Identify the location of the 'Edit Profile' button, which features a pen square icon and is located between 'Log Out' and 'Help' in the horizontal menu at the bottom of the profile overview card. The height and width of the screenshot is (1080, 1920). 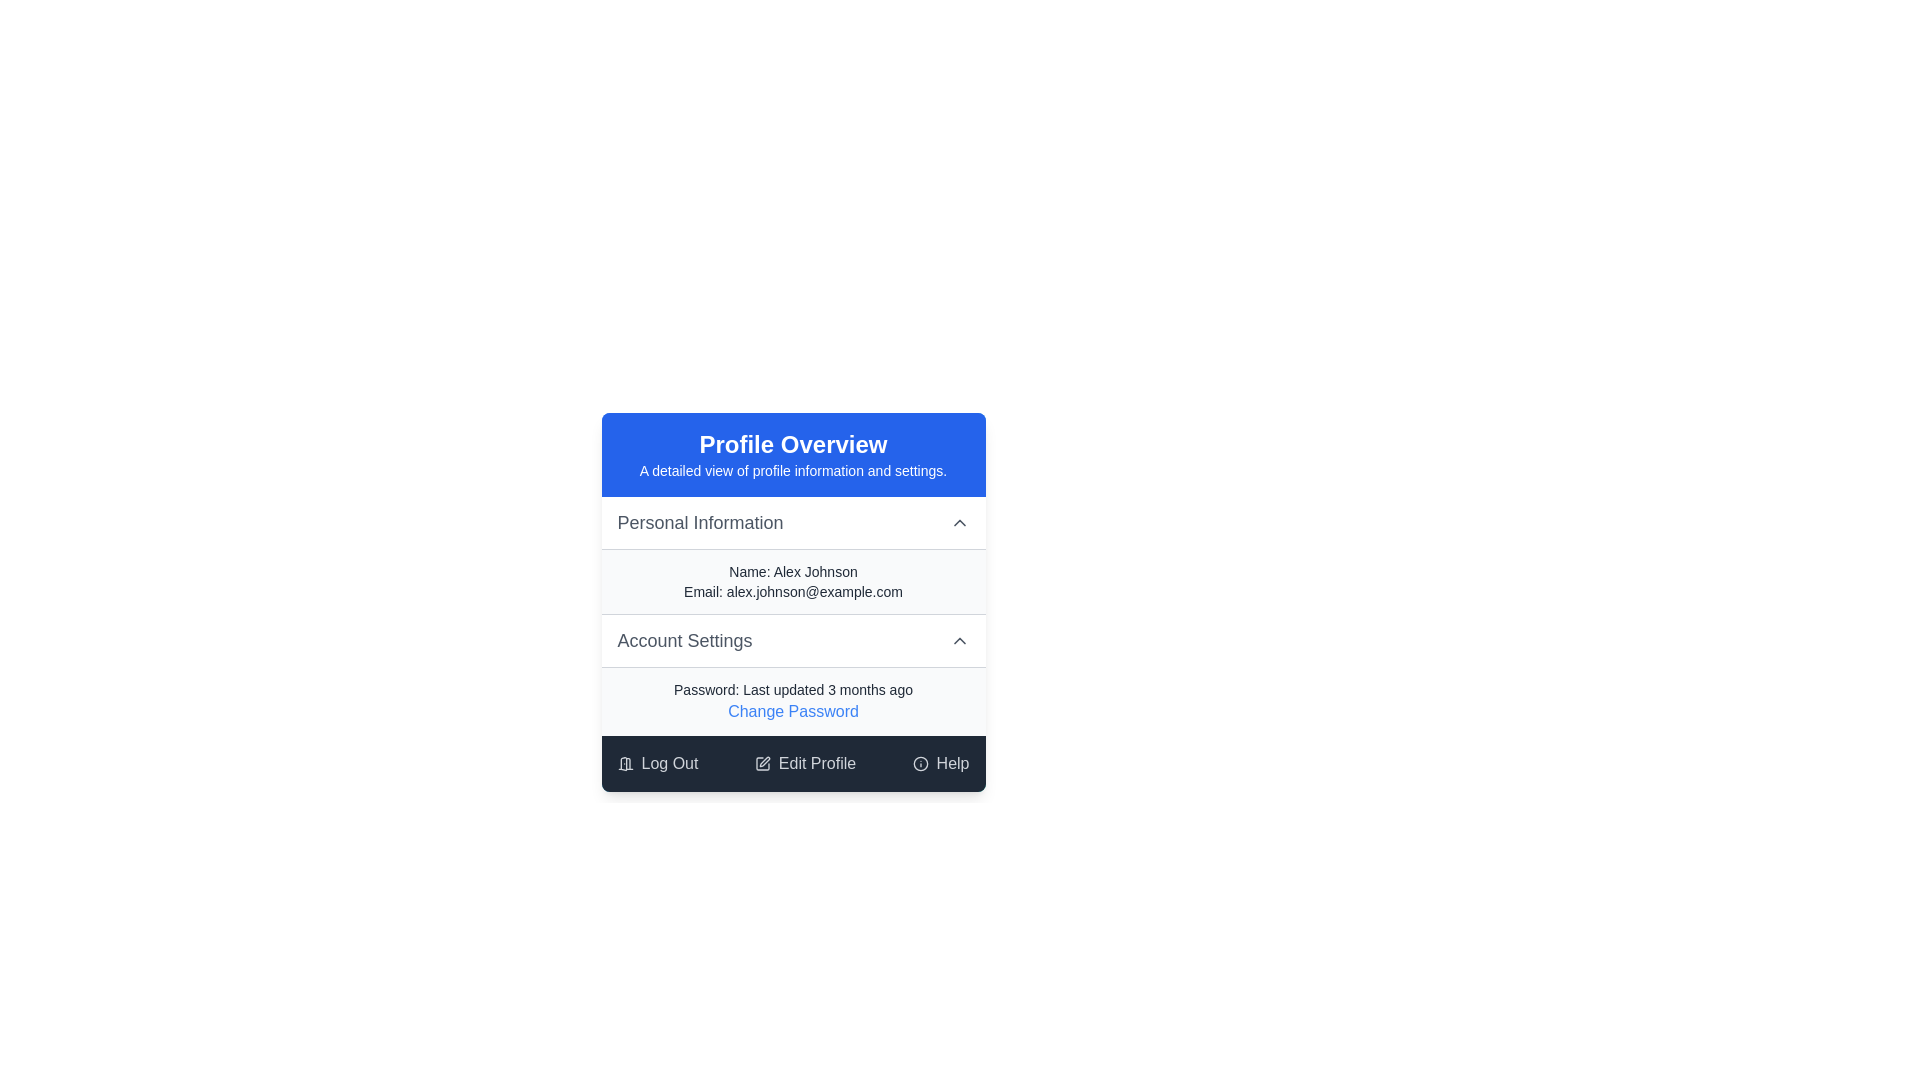
(805, 763).